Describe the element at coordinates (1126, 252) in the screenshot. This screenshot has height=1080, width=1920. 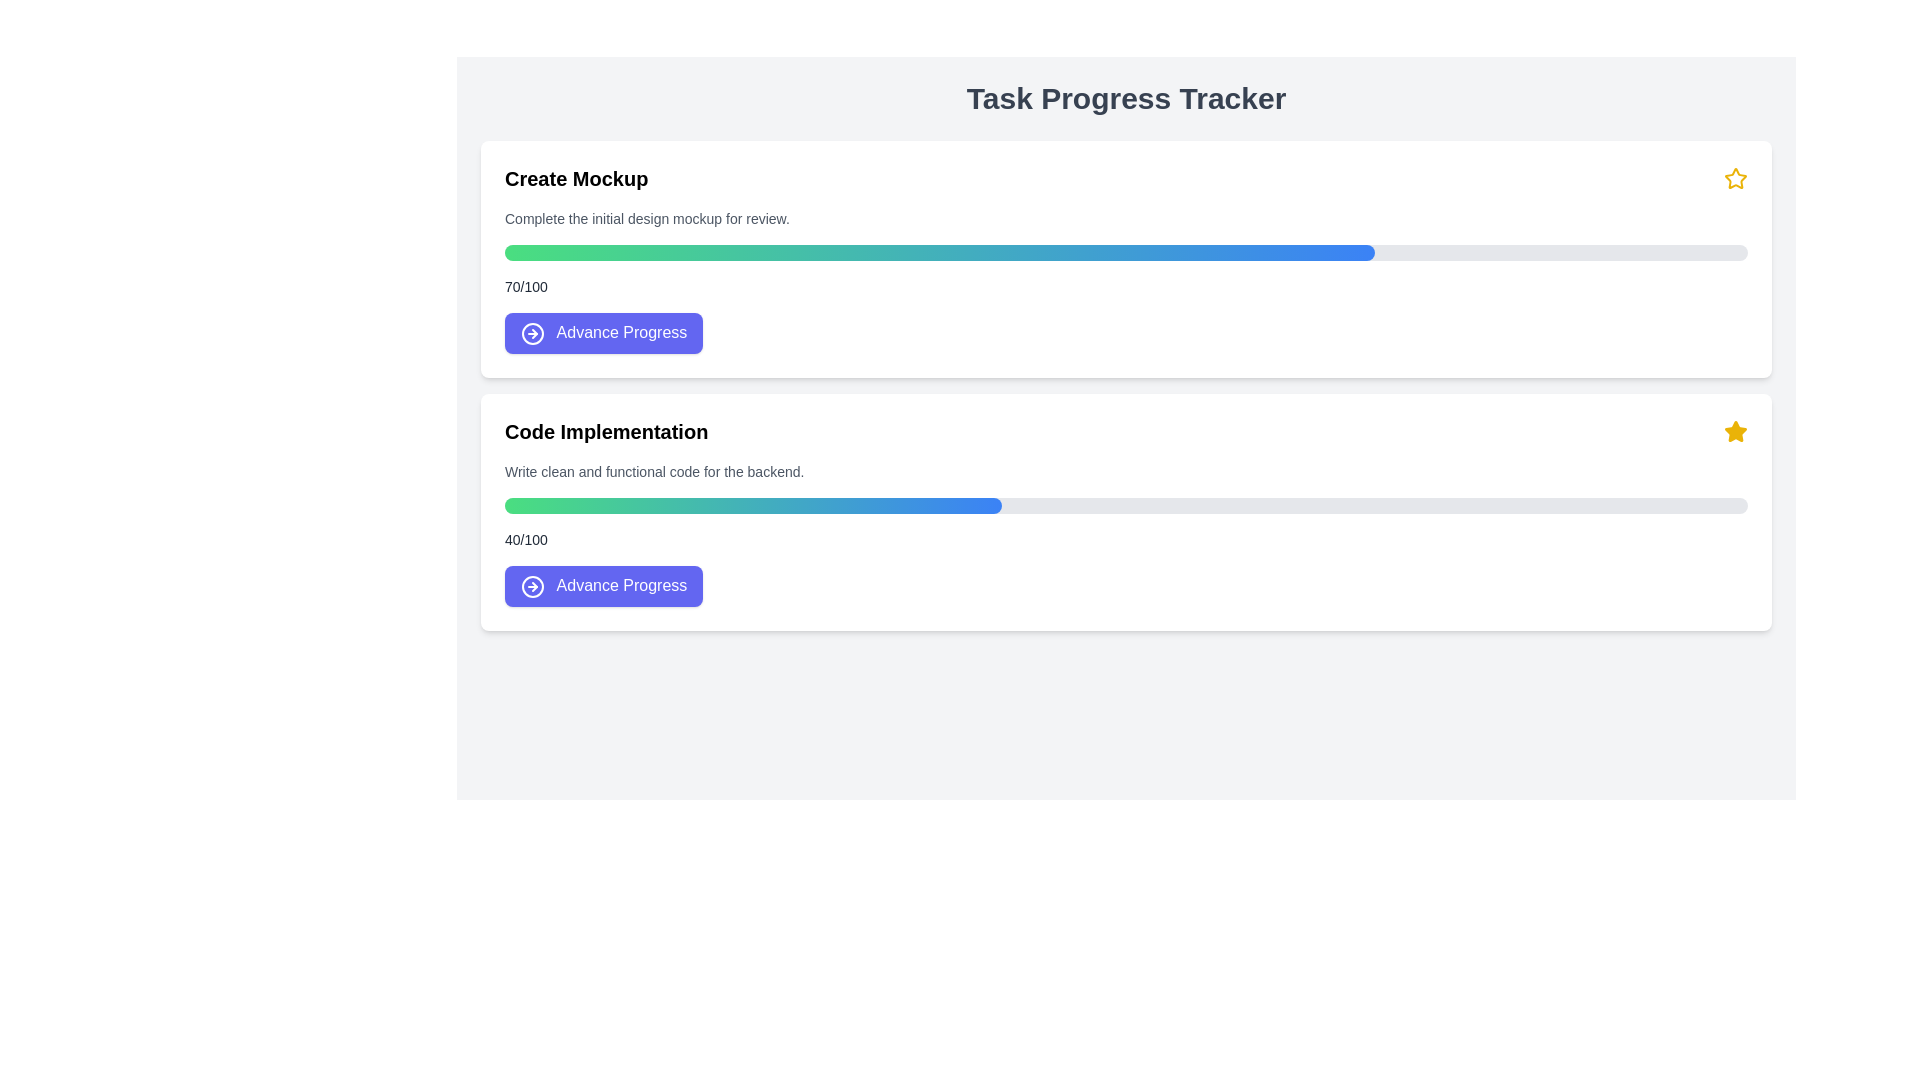
I see `the progress bar located in the upper section of the 'Create Mockup' card, which visually represents the task completion with a numeric value shown below it` at that location.